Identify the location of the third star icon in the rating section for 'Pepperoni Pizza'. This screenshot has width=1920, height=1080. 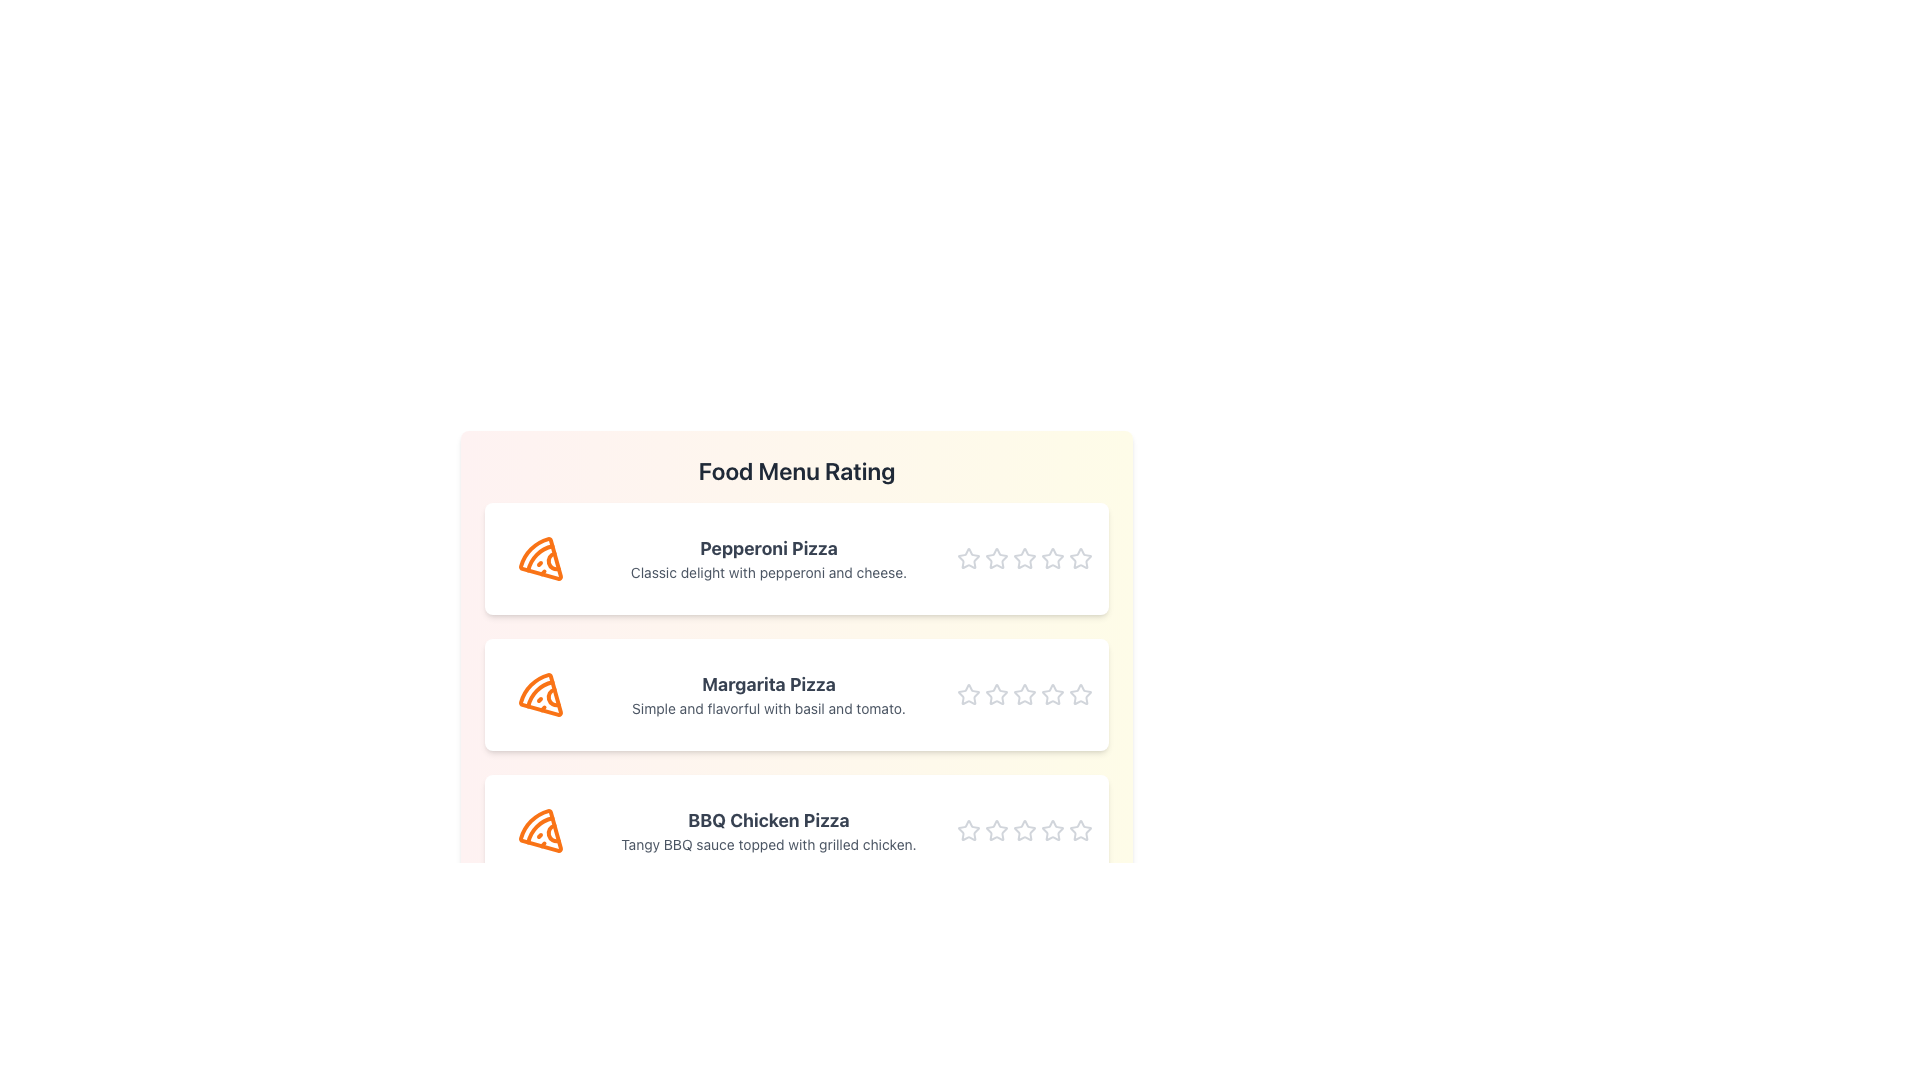
(1025, 559).